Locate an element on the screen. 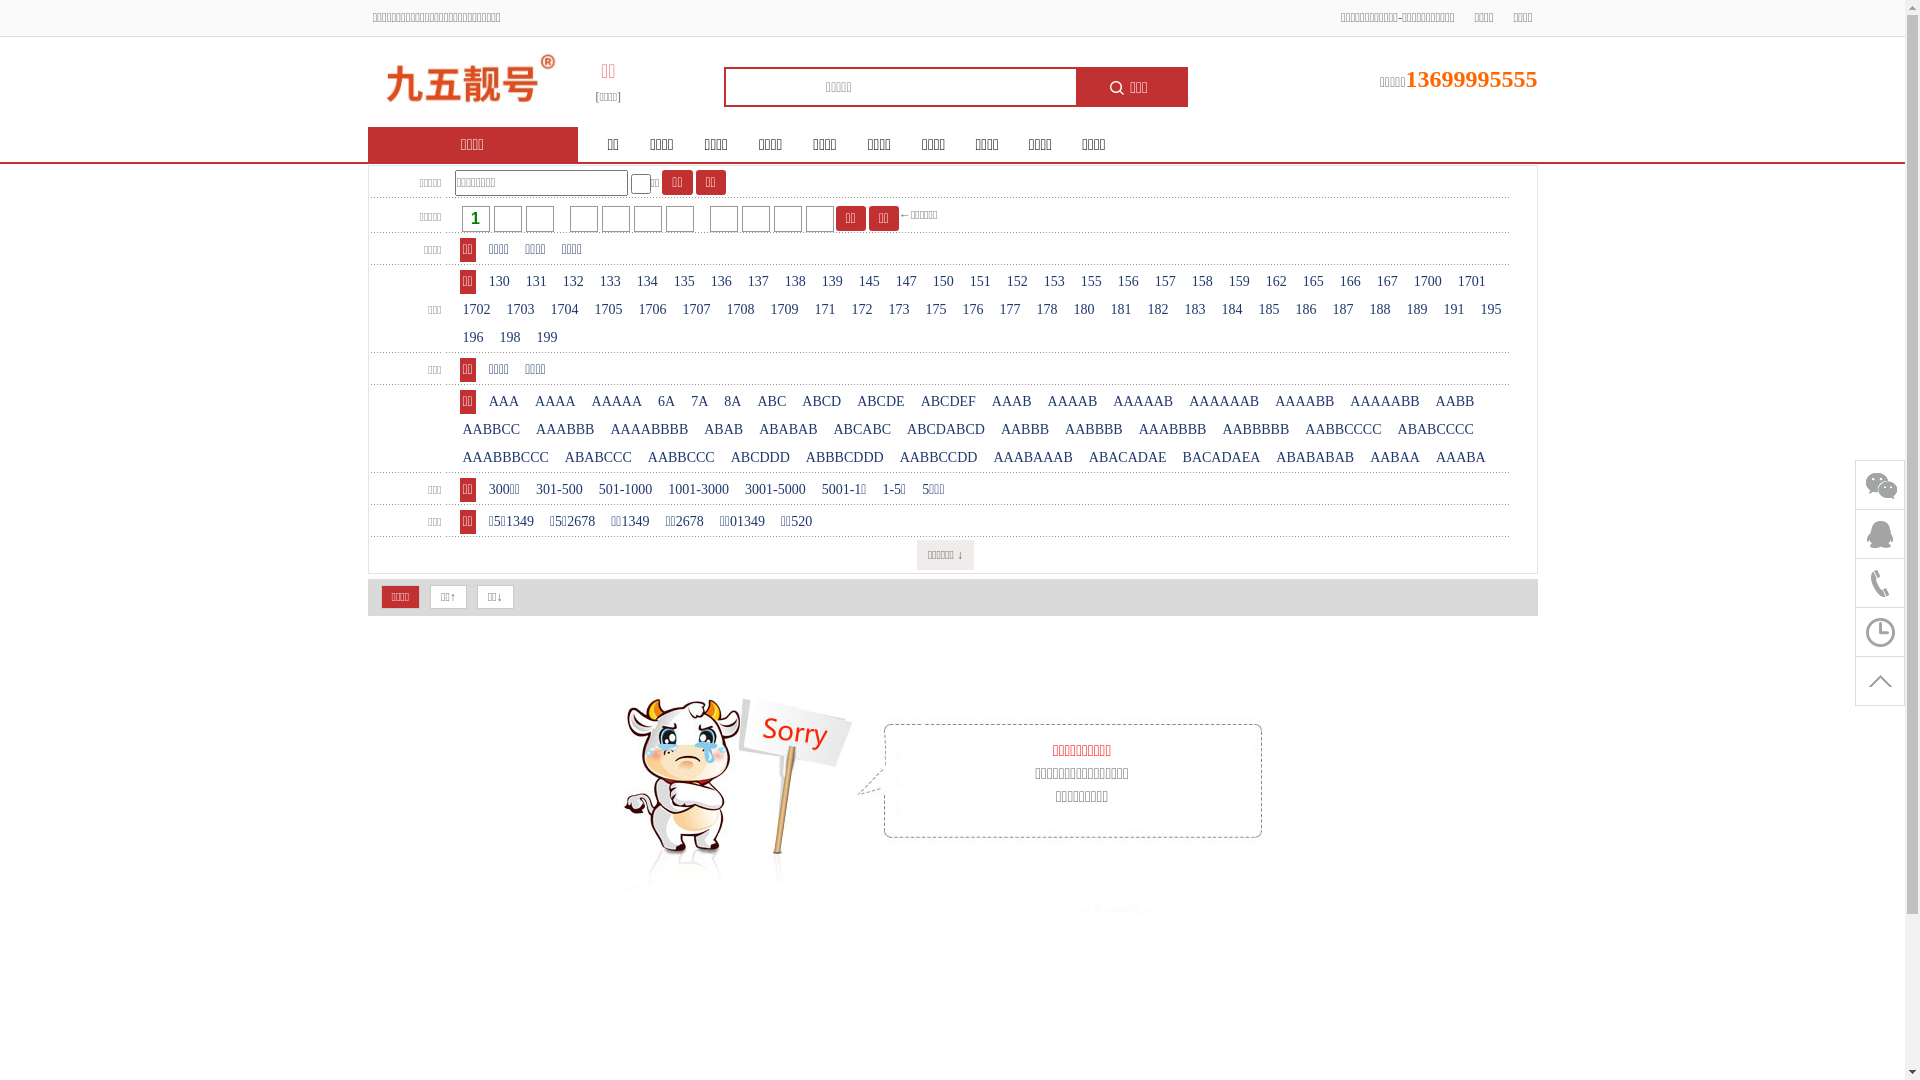 This screenshot has height=1080, width=1920. '176' is located at coordinates (973, 309).